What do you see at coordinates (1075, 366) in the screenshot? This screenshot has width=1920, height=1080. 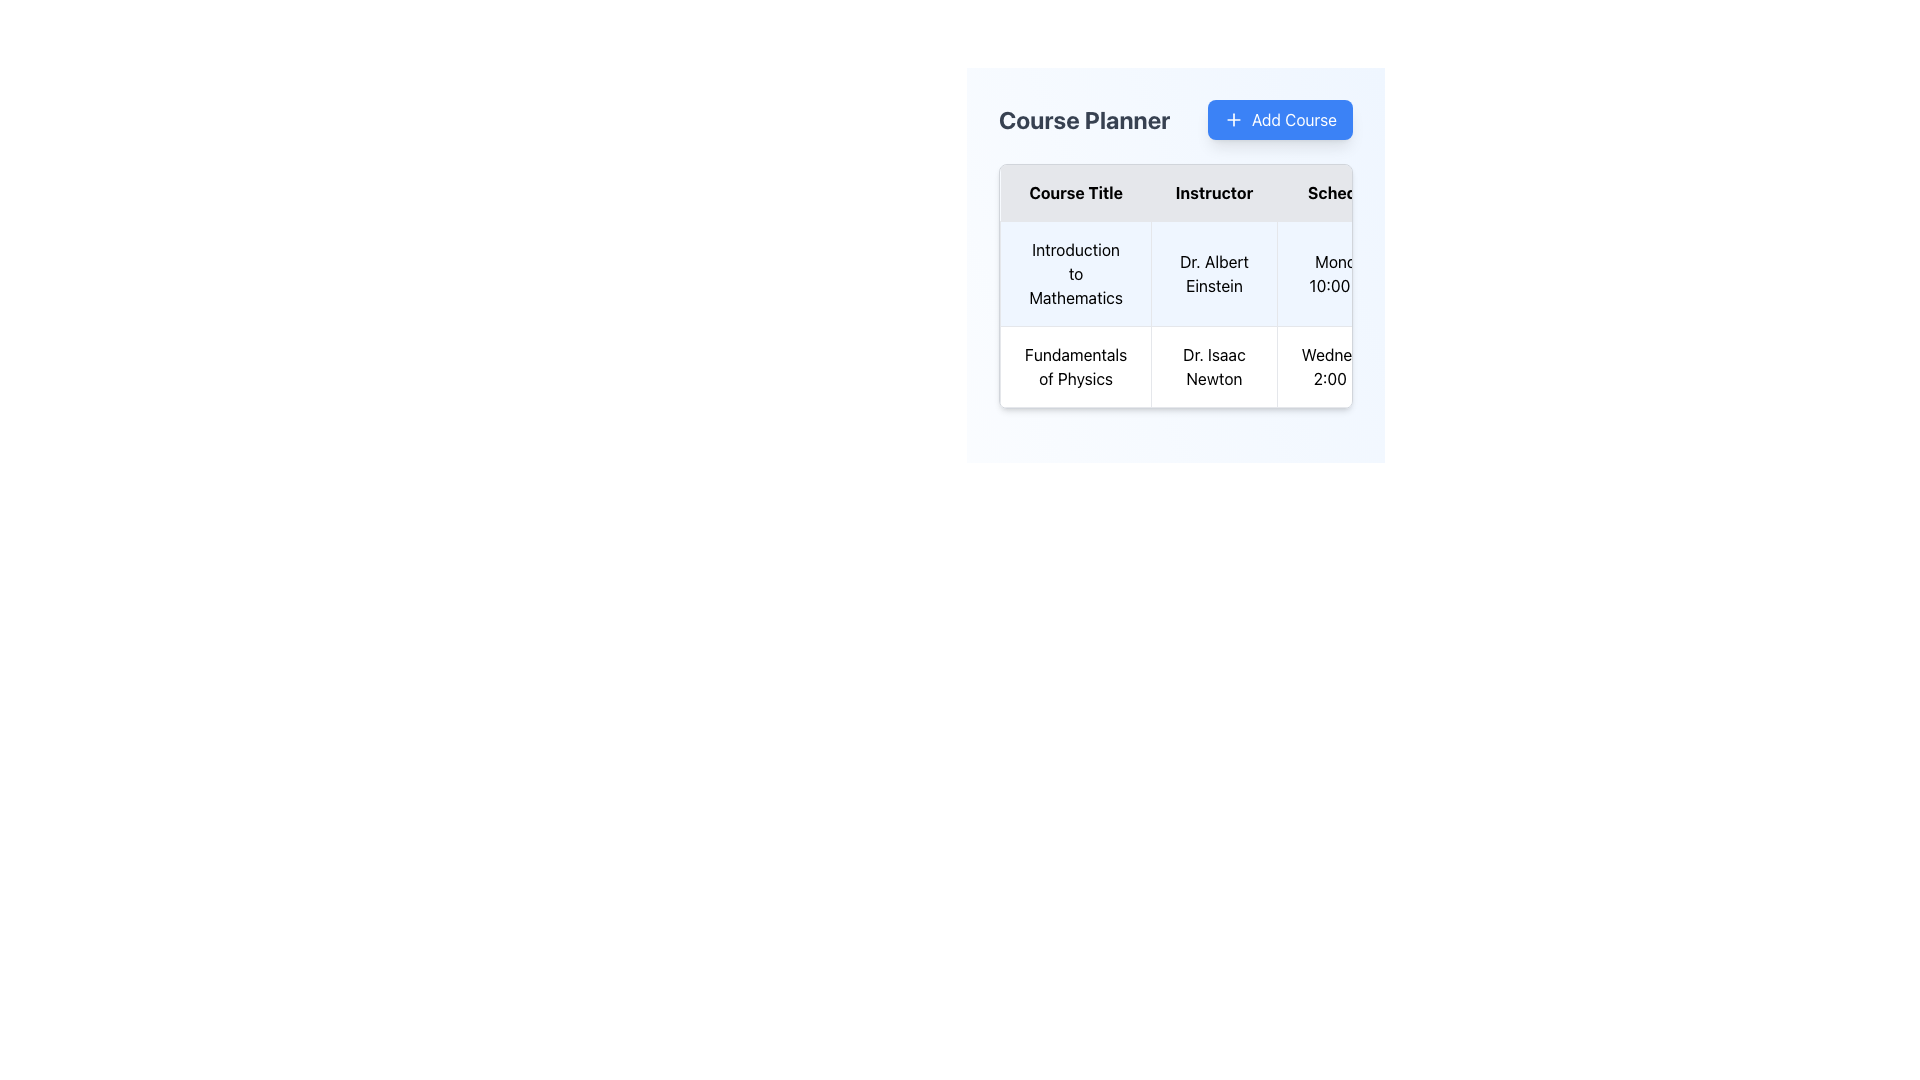 I see `the Text Display element that represents the title of a course in the academic course planning interface, located in the second row under 'Course Title', adjacent to 'Dr. Isaac Newton'` at bounding box center [1075, 366].